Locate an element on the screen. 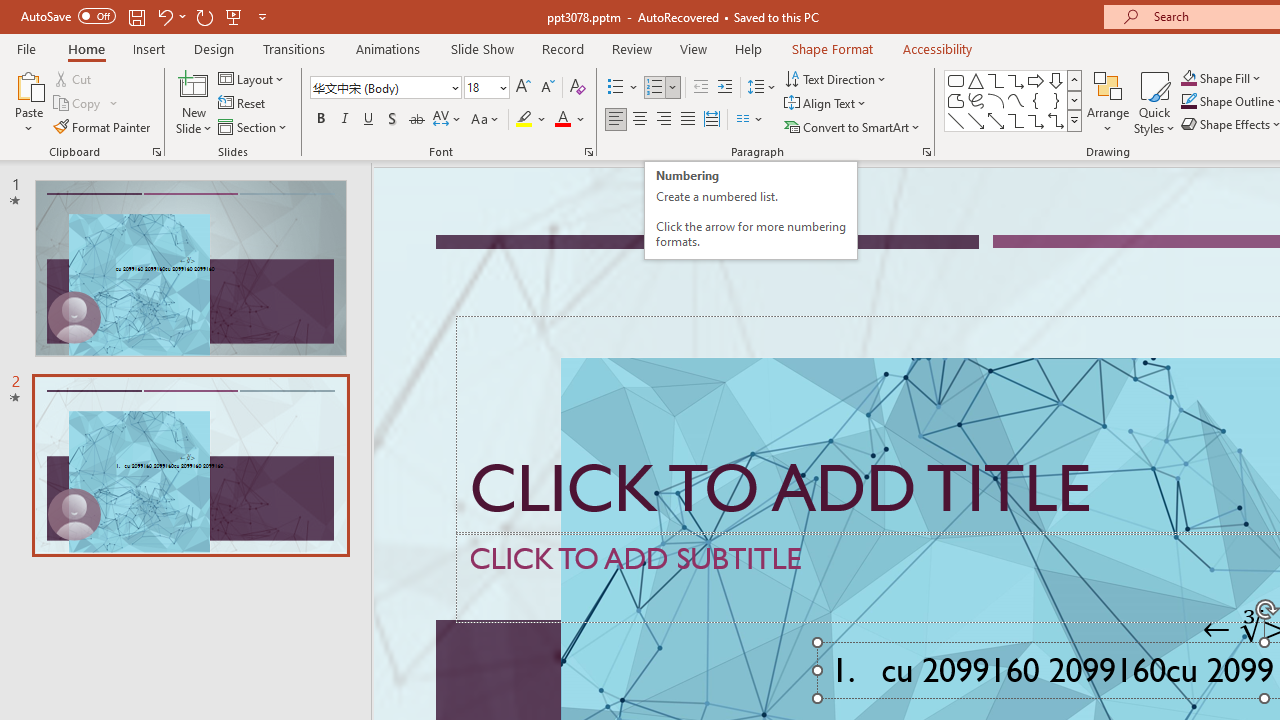 This screenshot has height=720, width=1280. 'Quick Styles' is located at coordinates (1154, 103).